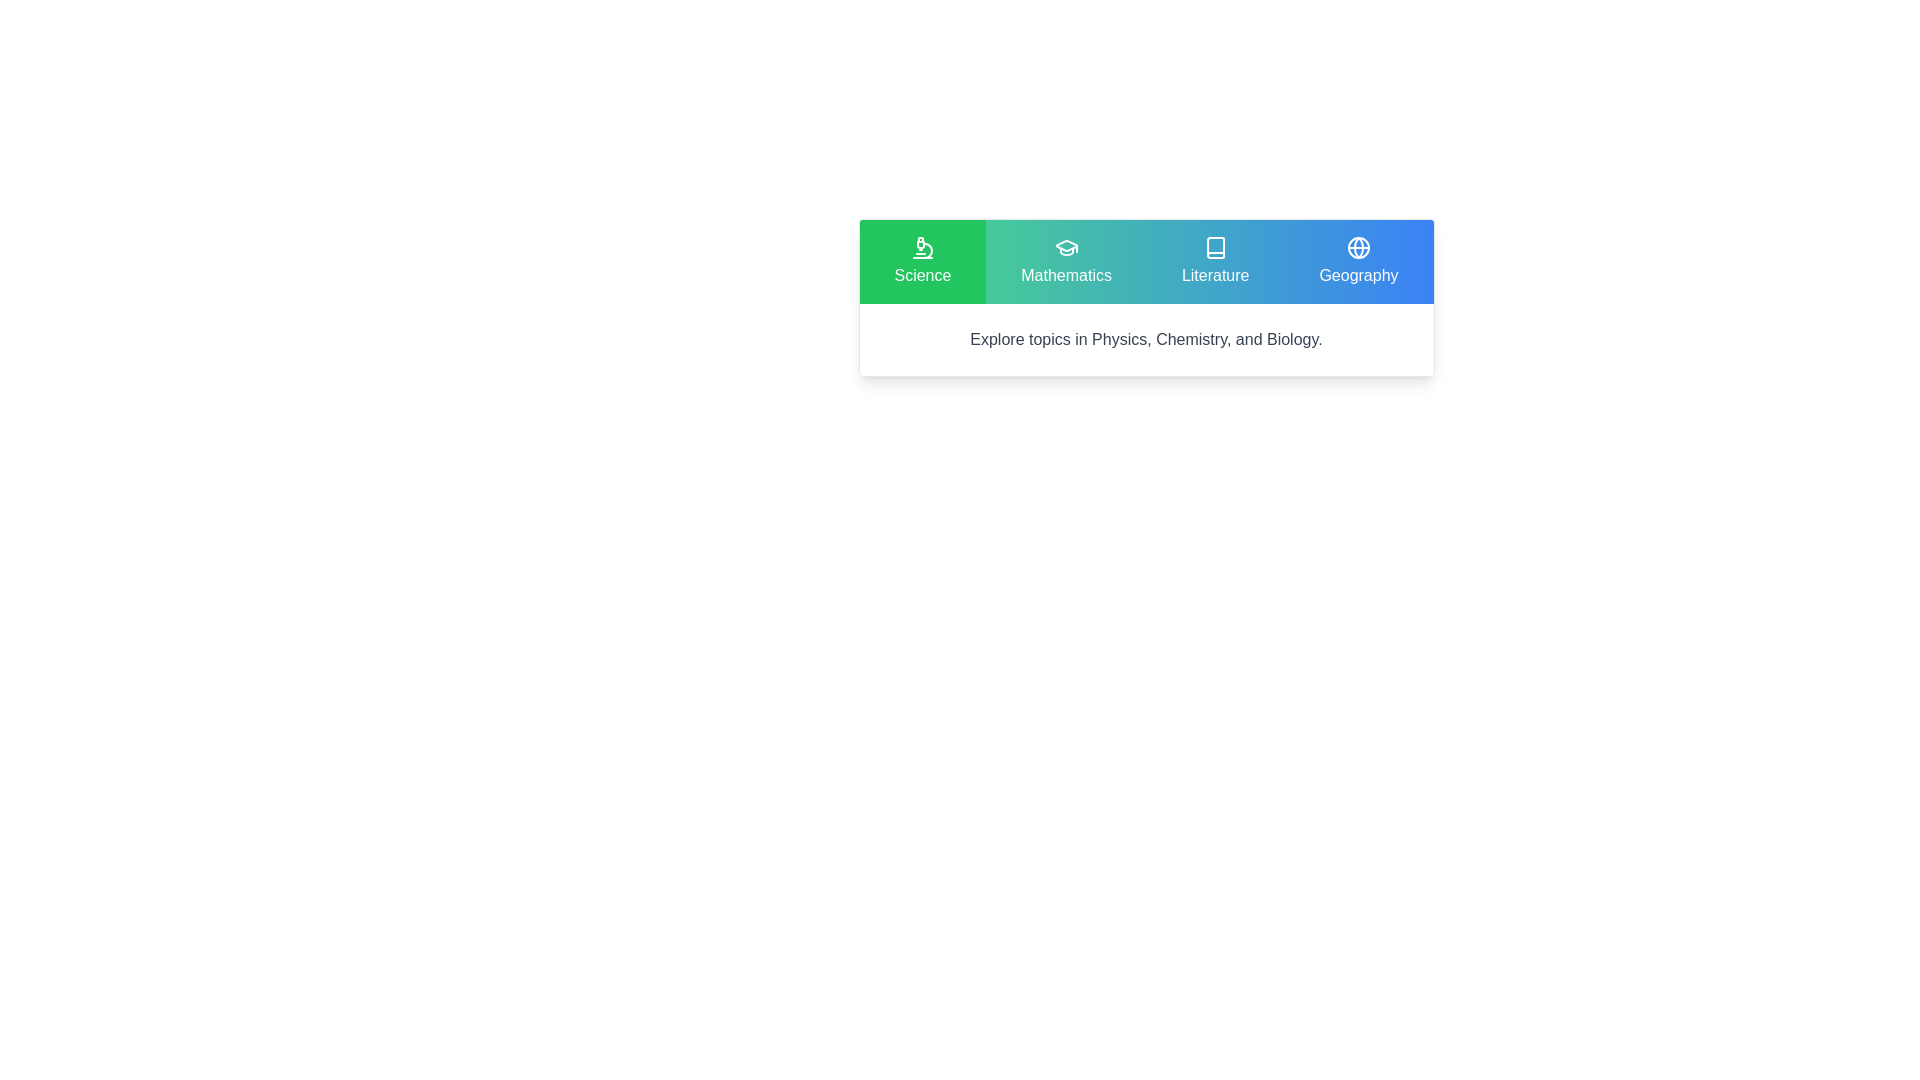  I want to click on the navigation button for Science topics, the first button in a row of four buttons located at the top-left of the row, so click(920, 261).